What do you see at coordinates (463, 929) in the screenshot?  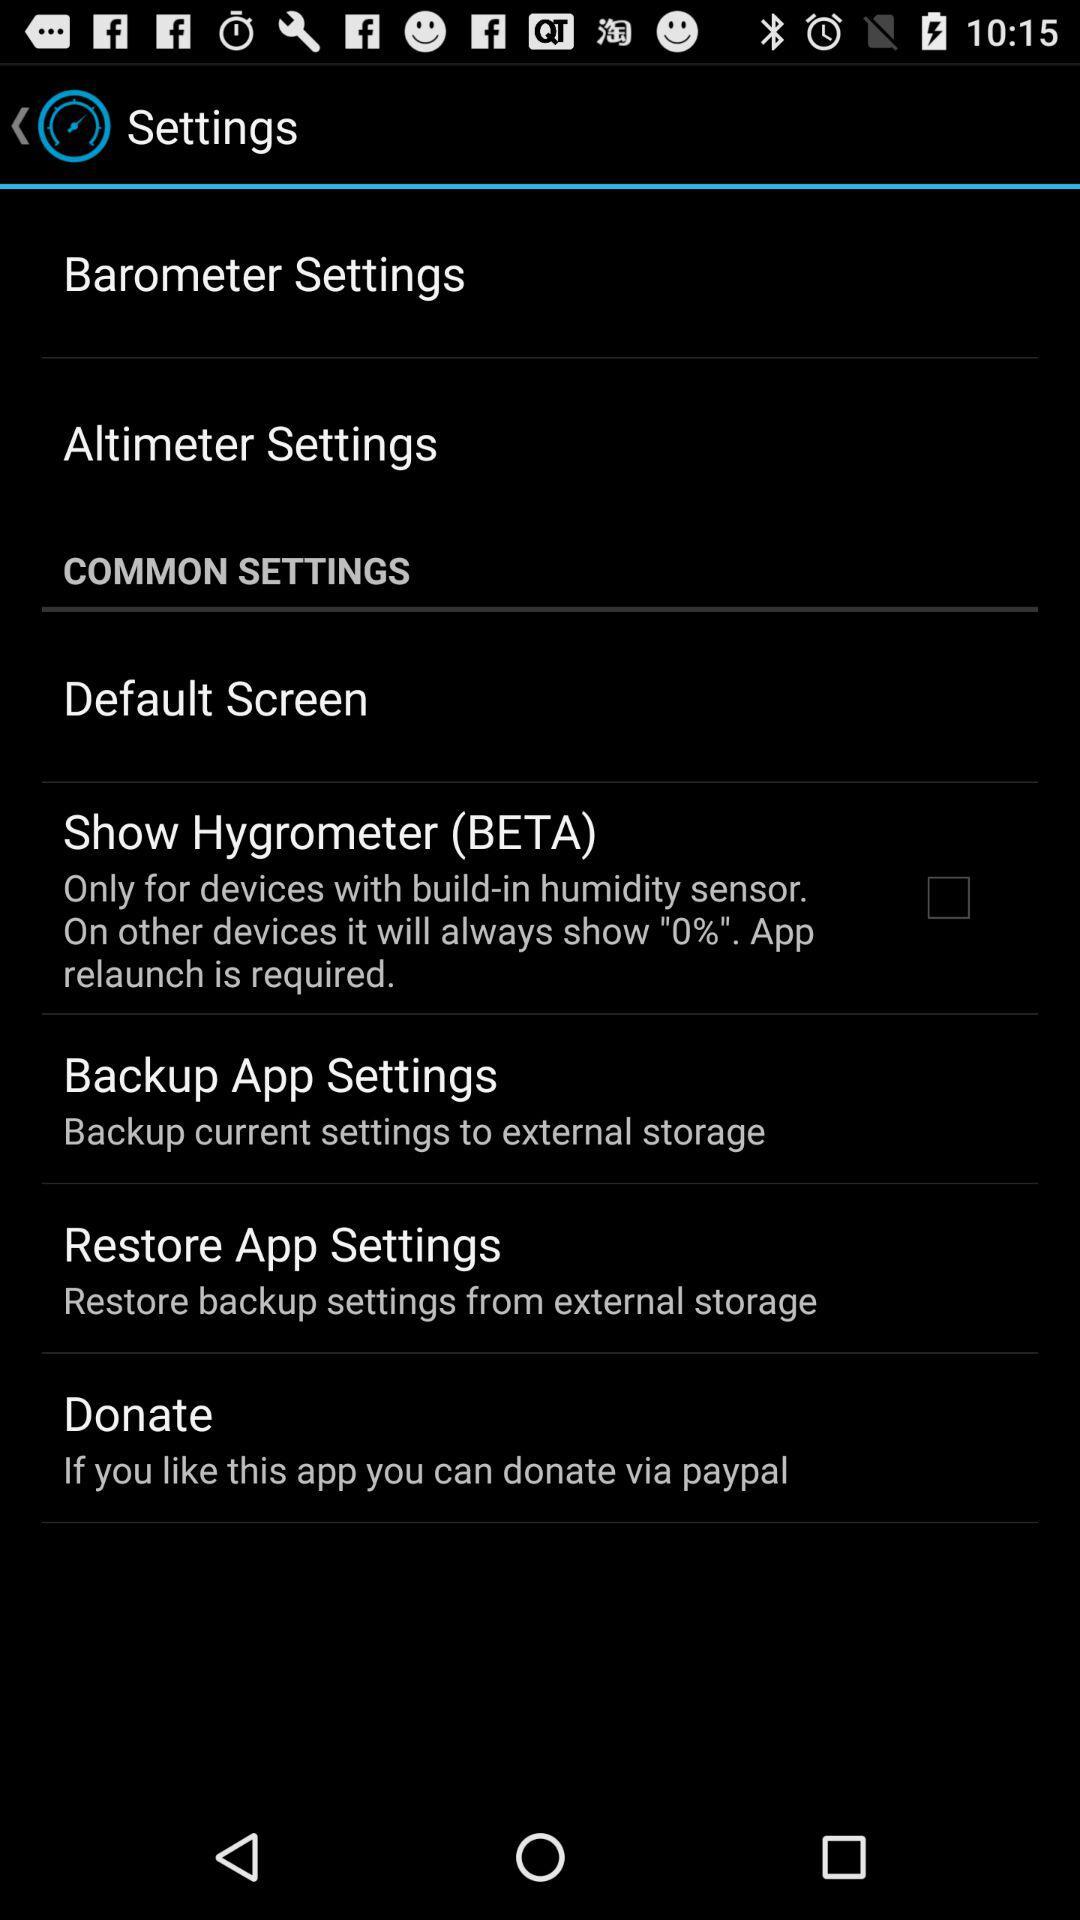 I see `the only for devices app` at bounding box center [463, 929].